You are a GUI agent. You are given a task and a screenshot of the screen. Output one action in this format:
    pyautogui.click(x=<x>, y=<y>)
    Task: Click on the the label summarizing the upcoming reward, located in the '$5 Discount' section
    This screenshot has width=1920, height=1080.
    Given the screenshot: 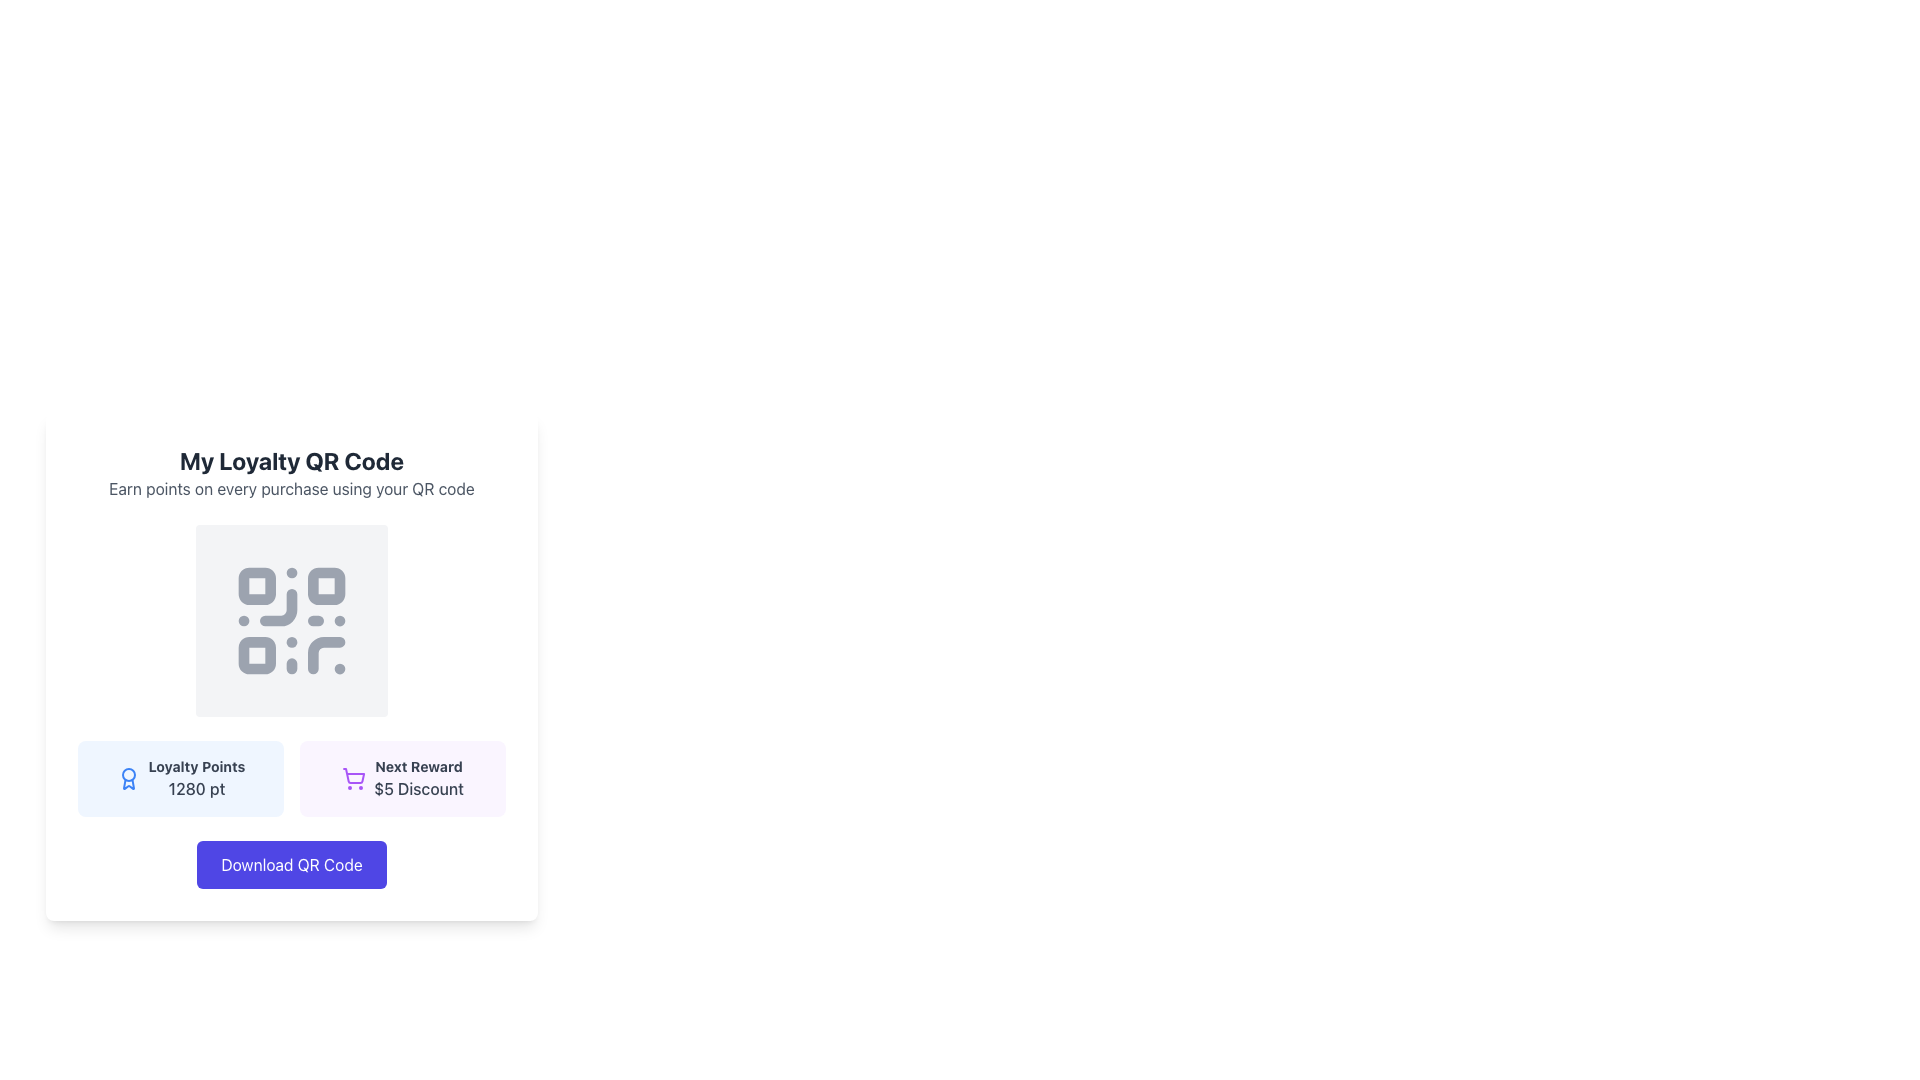 What is the action you would take?
    pyautogui.click(x=417, y=766)
    